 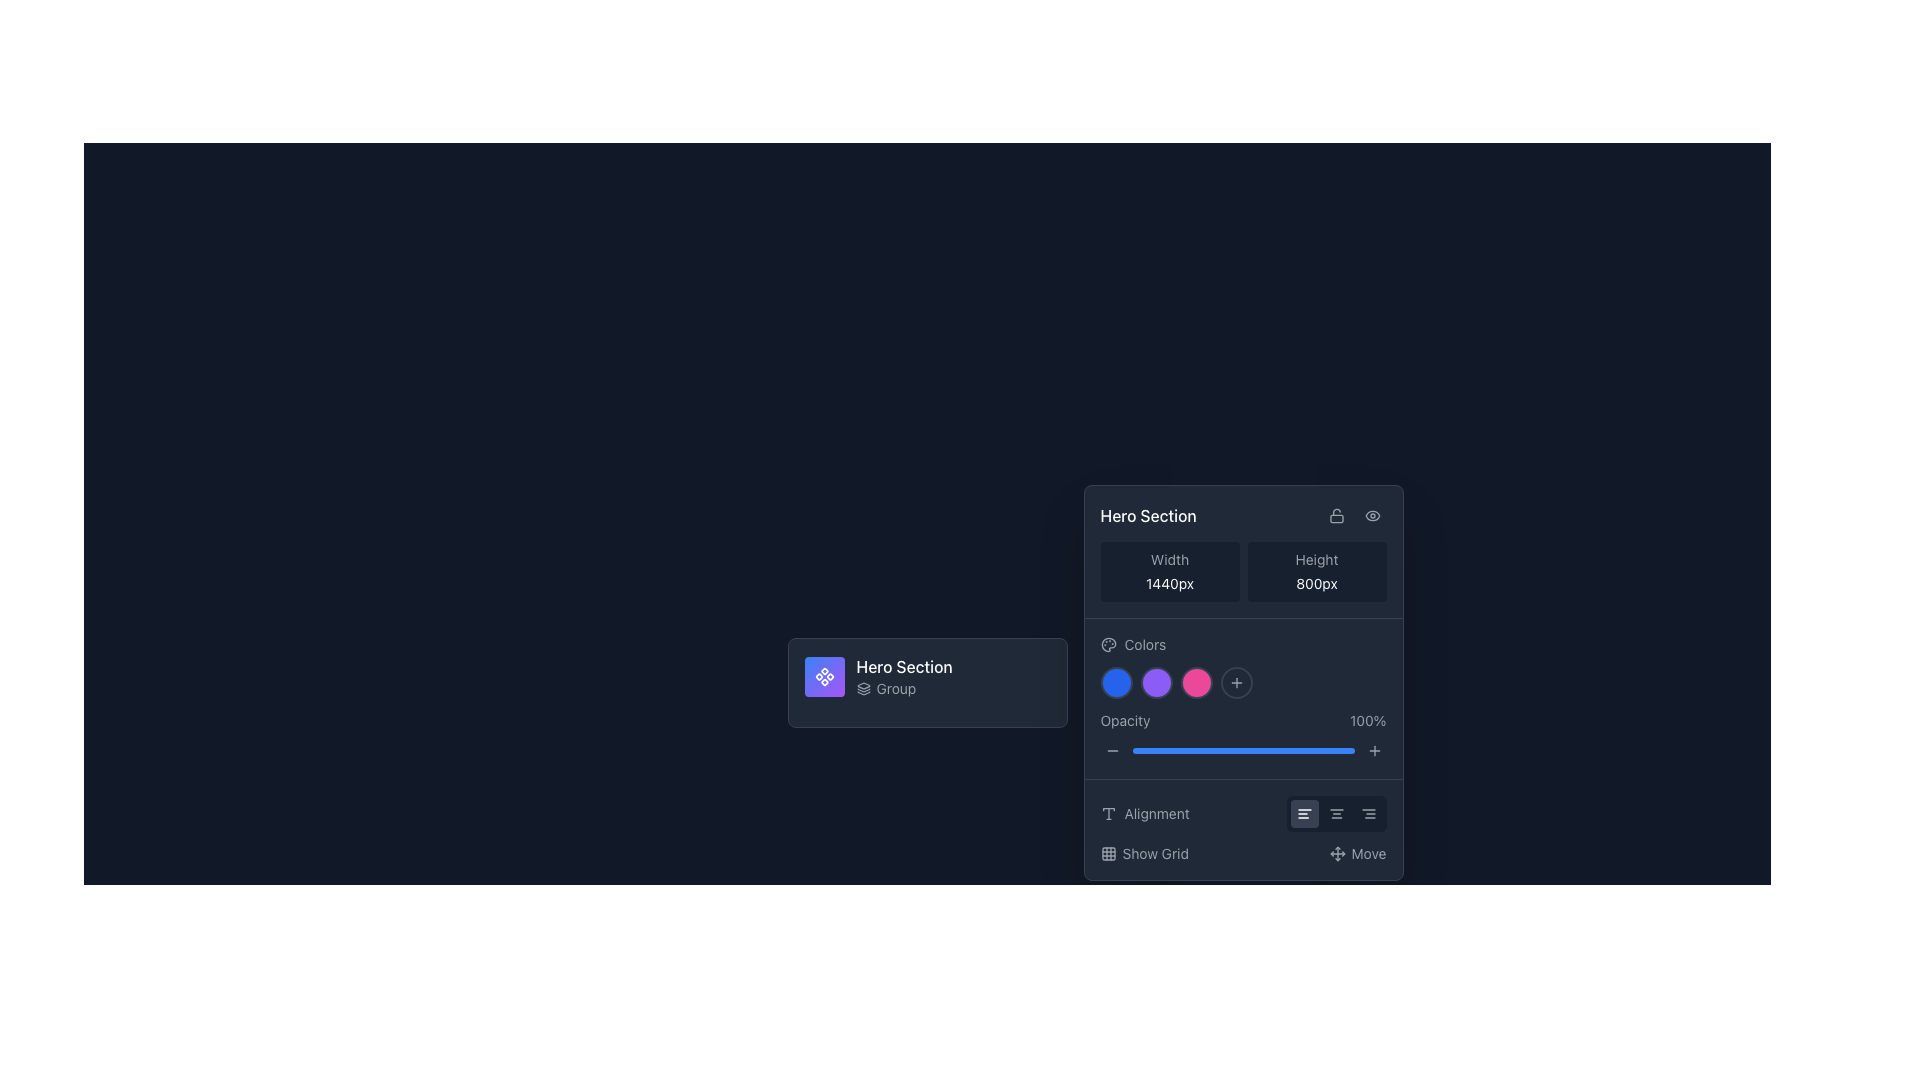 What do you see at coordinates (1336, 515) in the screenshot?
I see `the lock/unlock icon button located in the top-right corner of the 'Hero Section' panel` at bounding box center [1336, 515].